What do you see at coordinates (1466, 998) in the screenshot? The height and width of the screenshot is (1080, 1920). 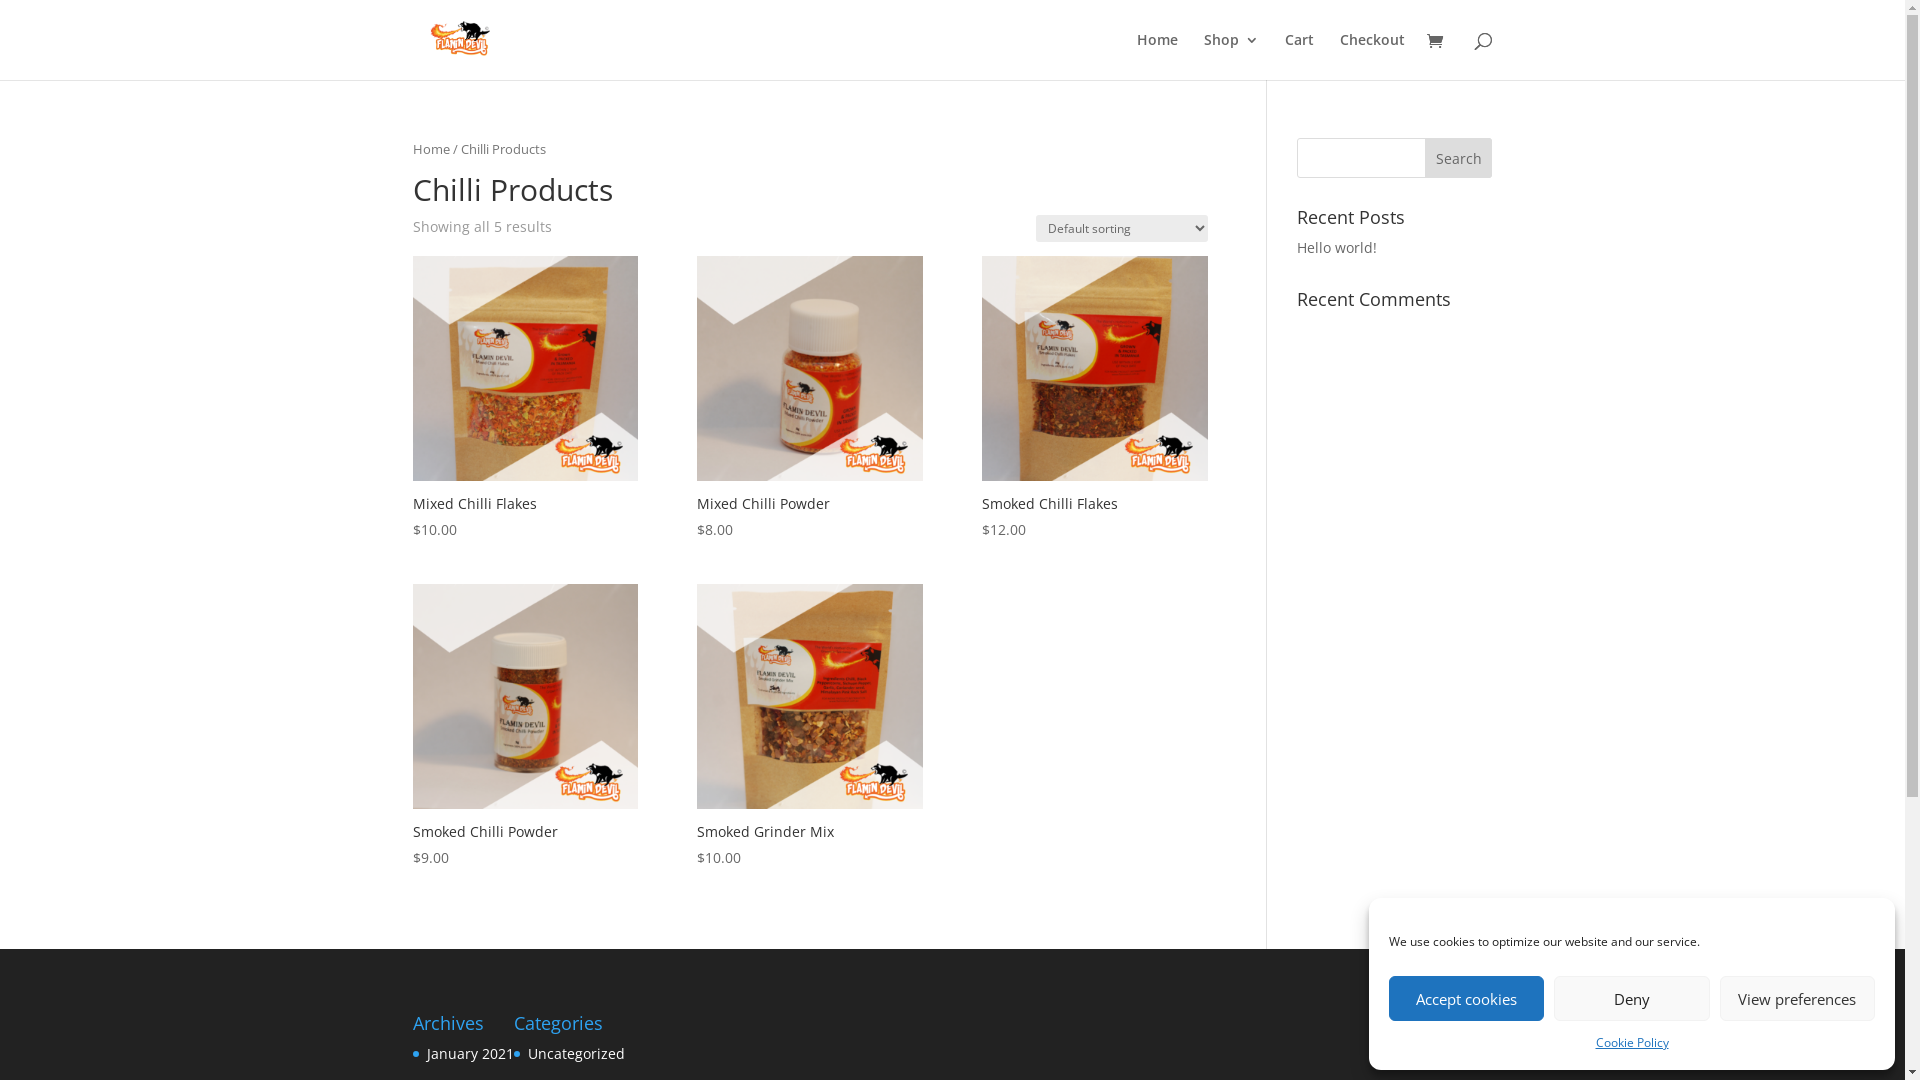 I see `'Accept cookies'` at bounding box center [1466, 998].